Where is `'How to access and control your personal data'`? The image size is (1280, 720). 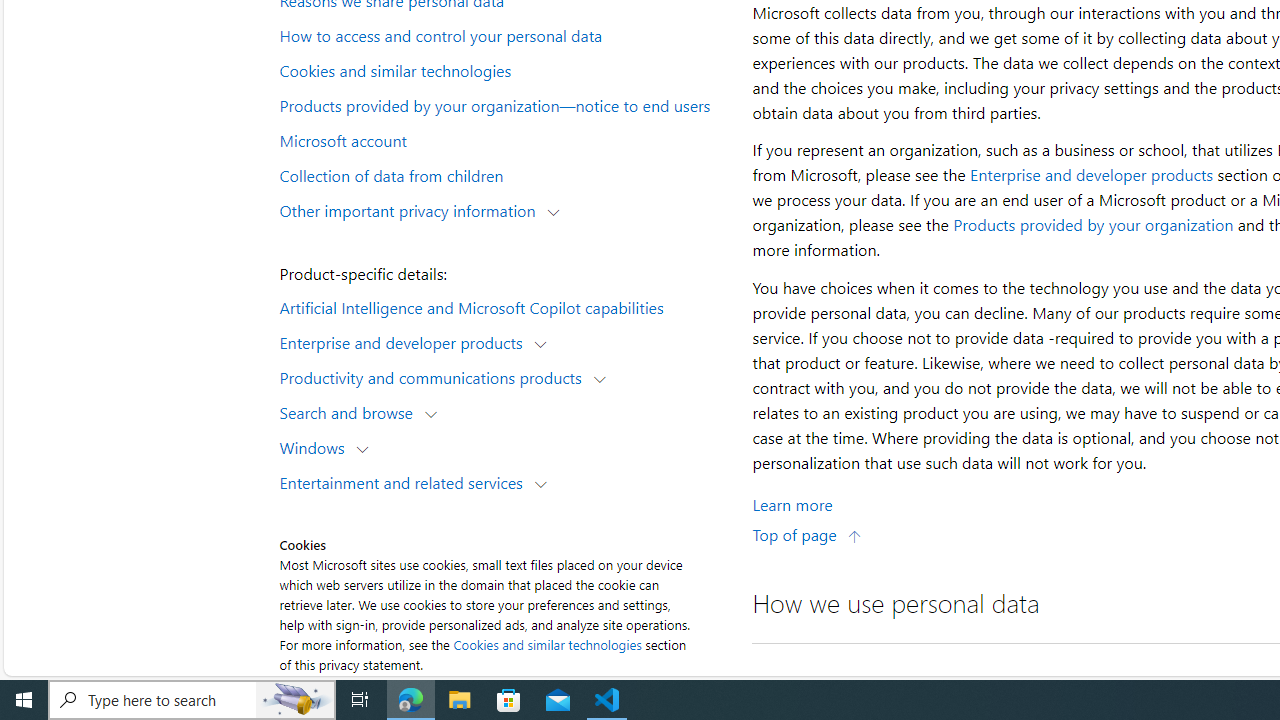 'How to access and control your personal data' is located at coordinates (504, 35).